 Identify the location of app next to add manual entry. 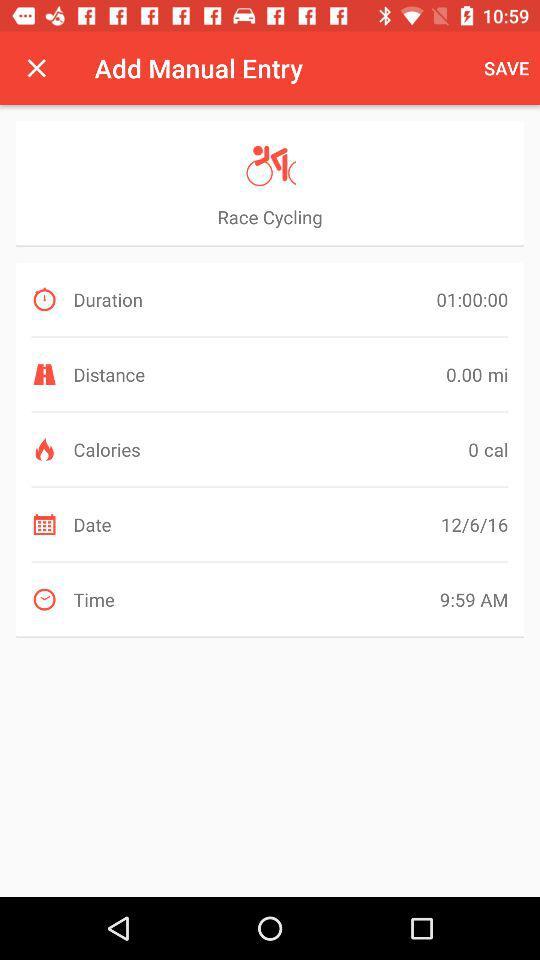
(36, 68).